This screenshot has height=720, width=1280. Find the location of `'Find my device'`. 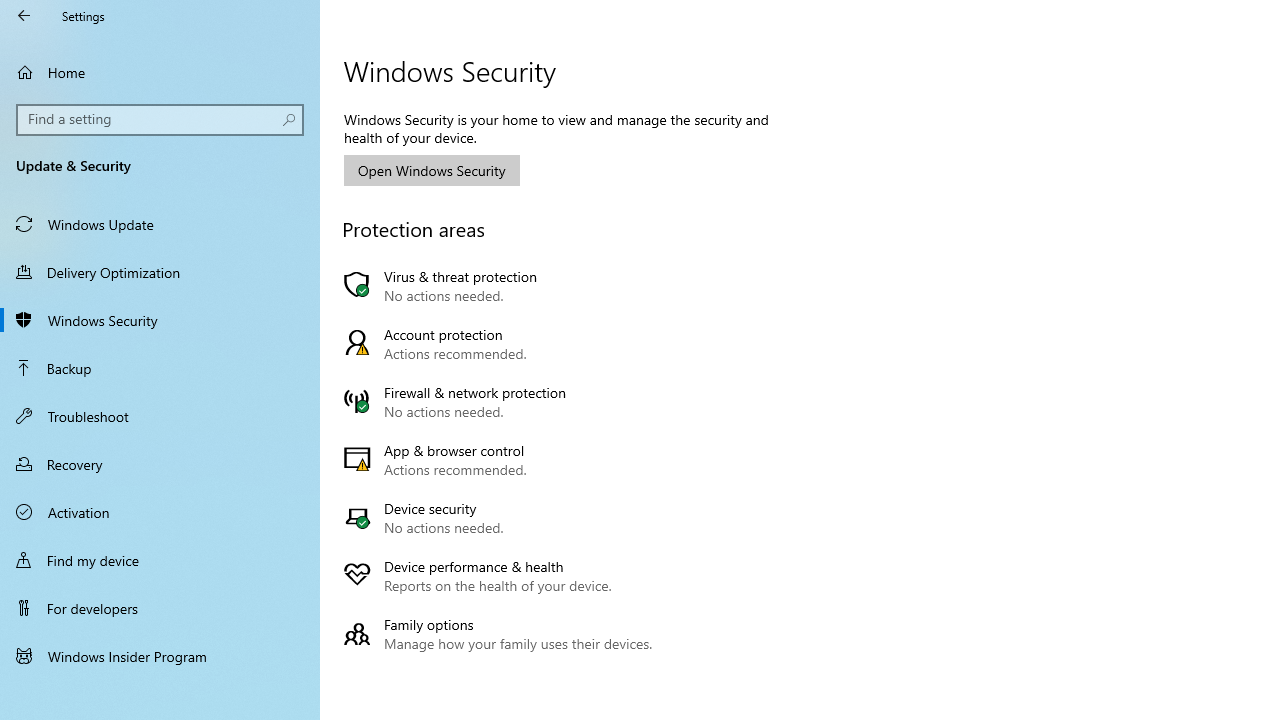

'Find my device' is located at coordinates (160, 559).